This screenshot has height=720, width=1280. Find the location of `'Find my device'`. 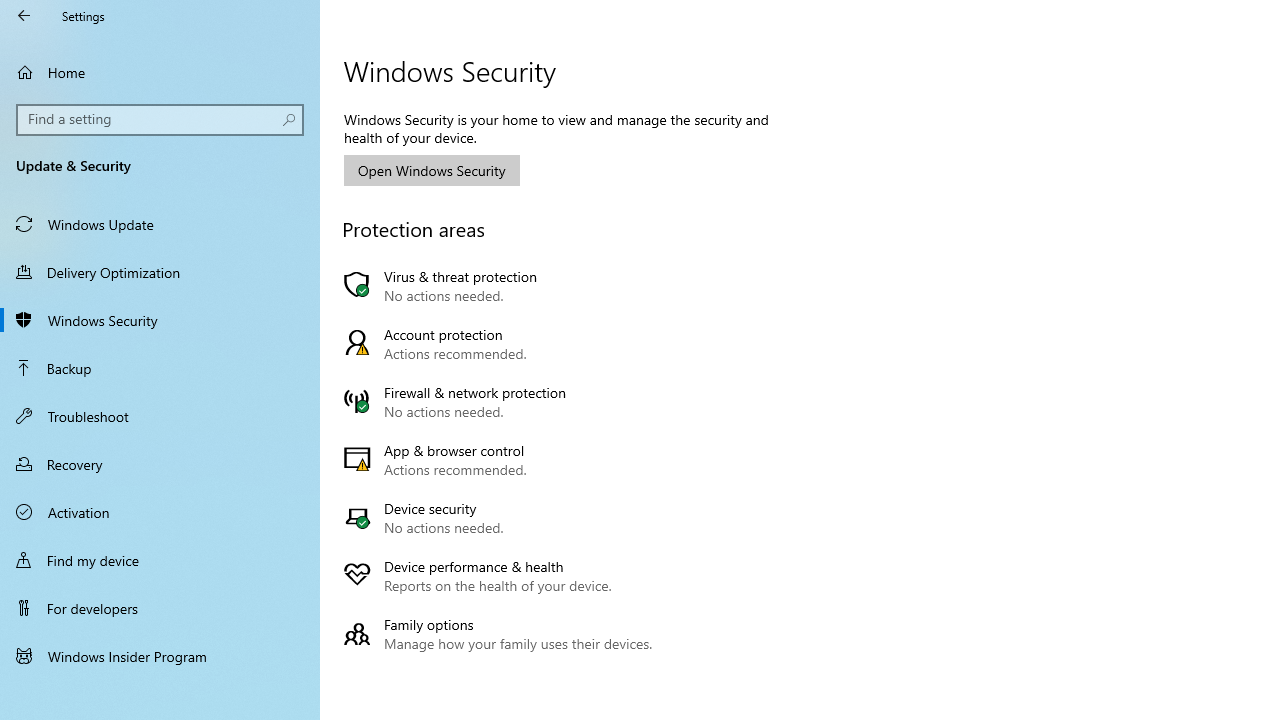

'Find my device' is located at coordinates (160, 559).